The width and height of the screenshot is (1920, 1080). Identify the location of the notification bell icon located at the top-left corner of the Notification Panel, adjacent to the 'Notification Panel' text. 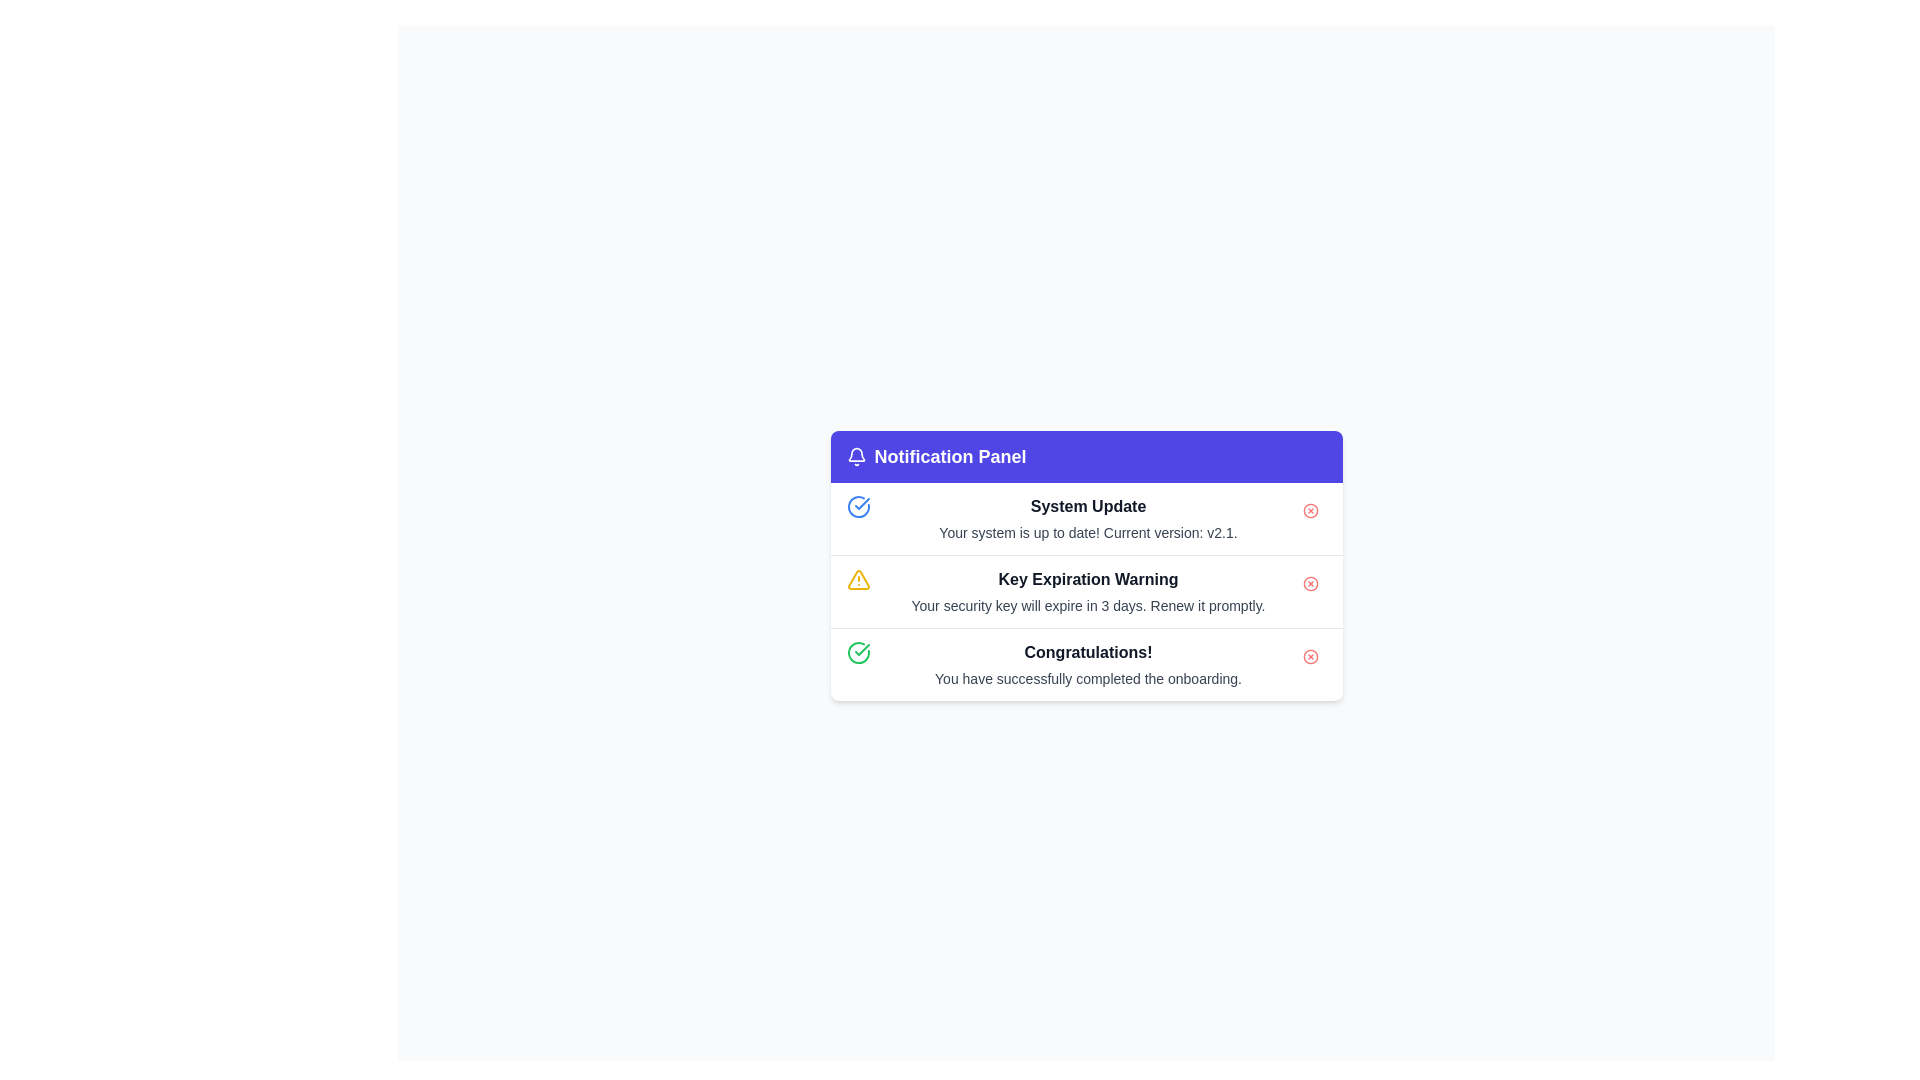
(856, 454).